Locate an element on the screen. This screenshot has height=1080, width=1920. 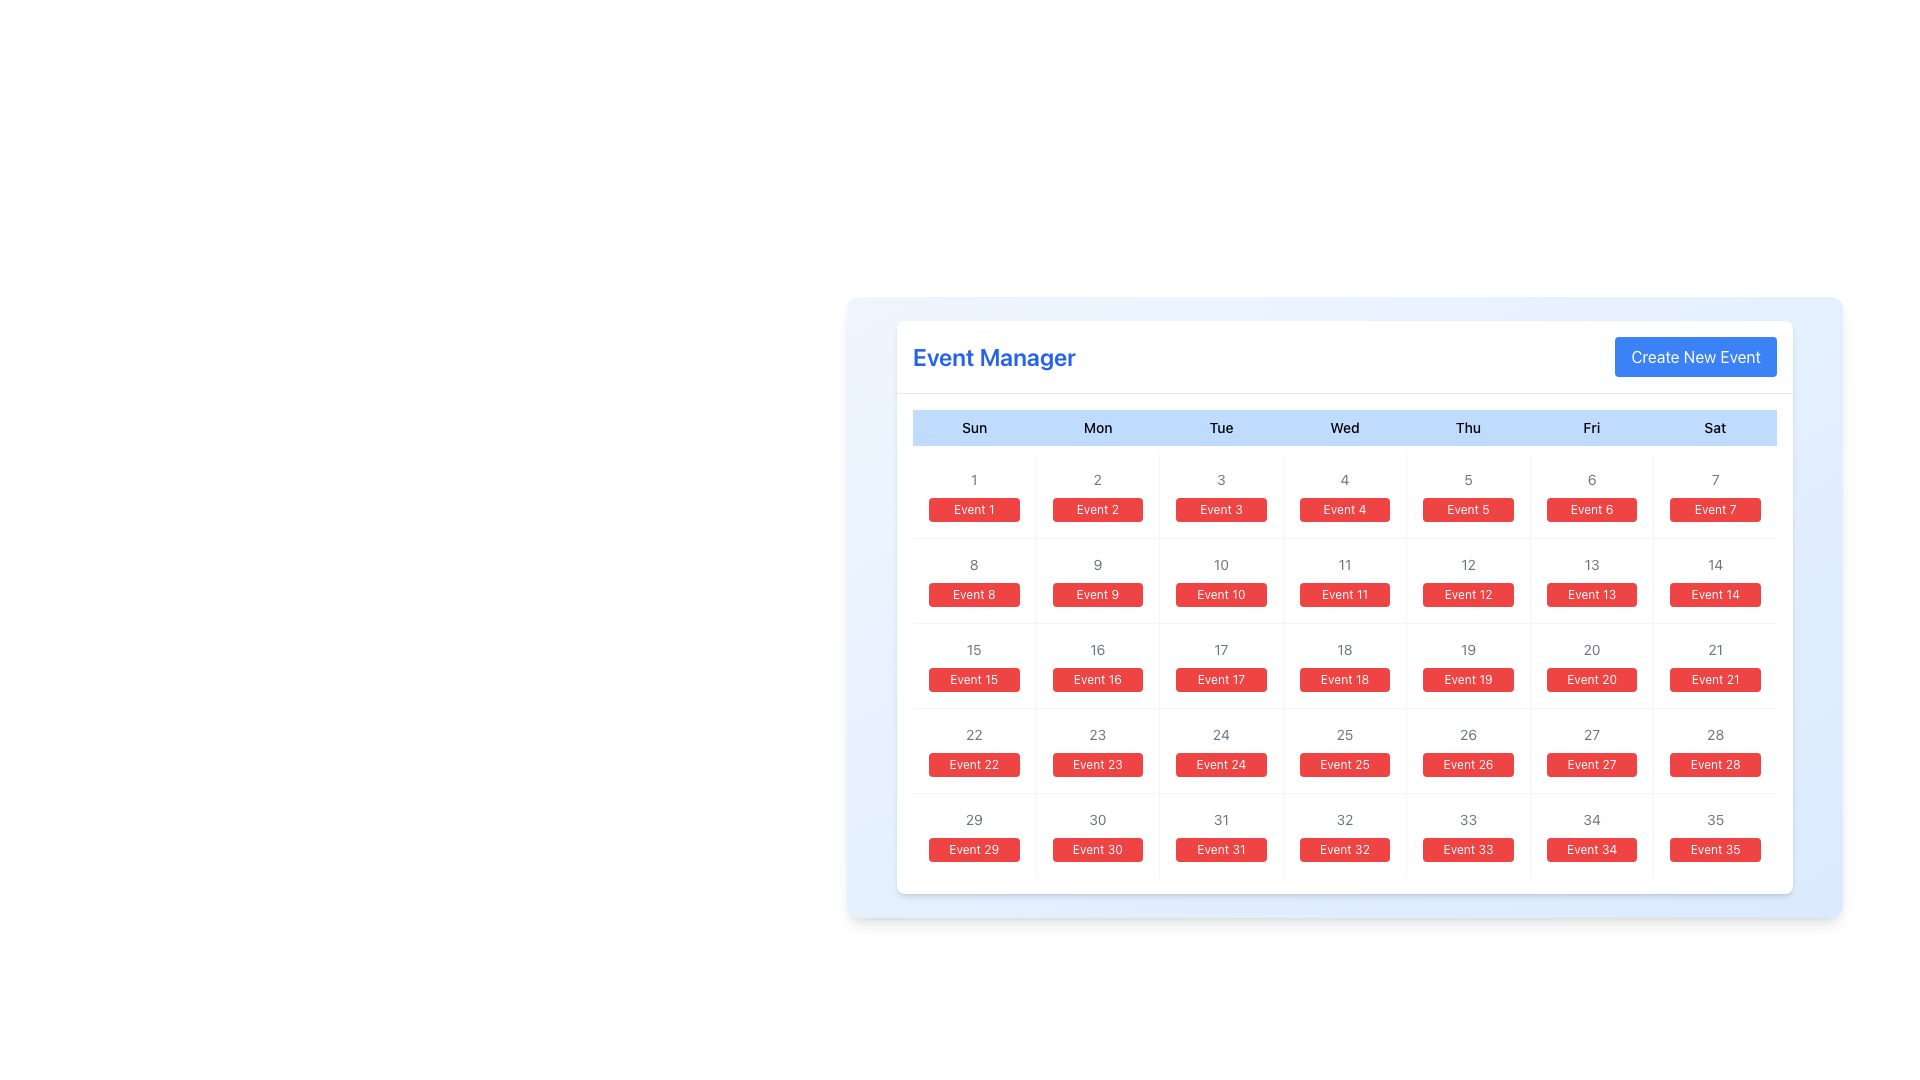
text of the button-like label with red background and white text reading 'Event 29', located at the bottom segment of the calendar tile for the date '29' is located at coordinates (974, 849).